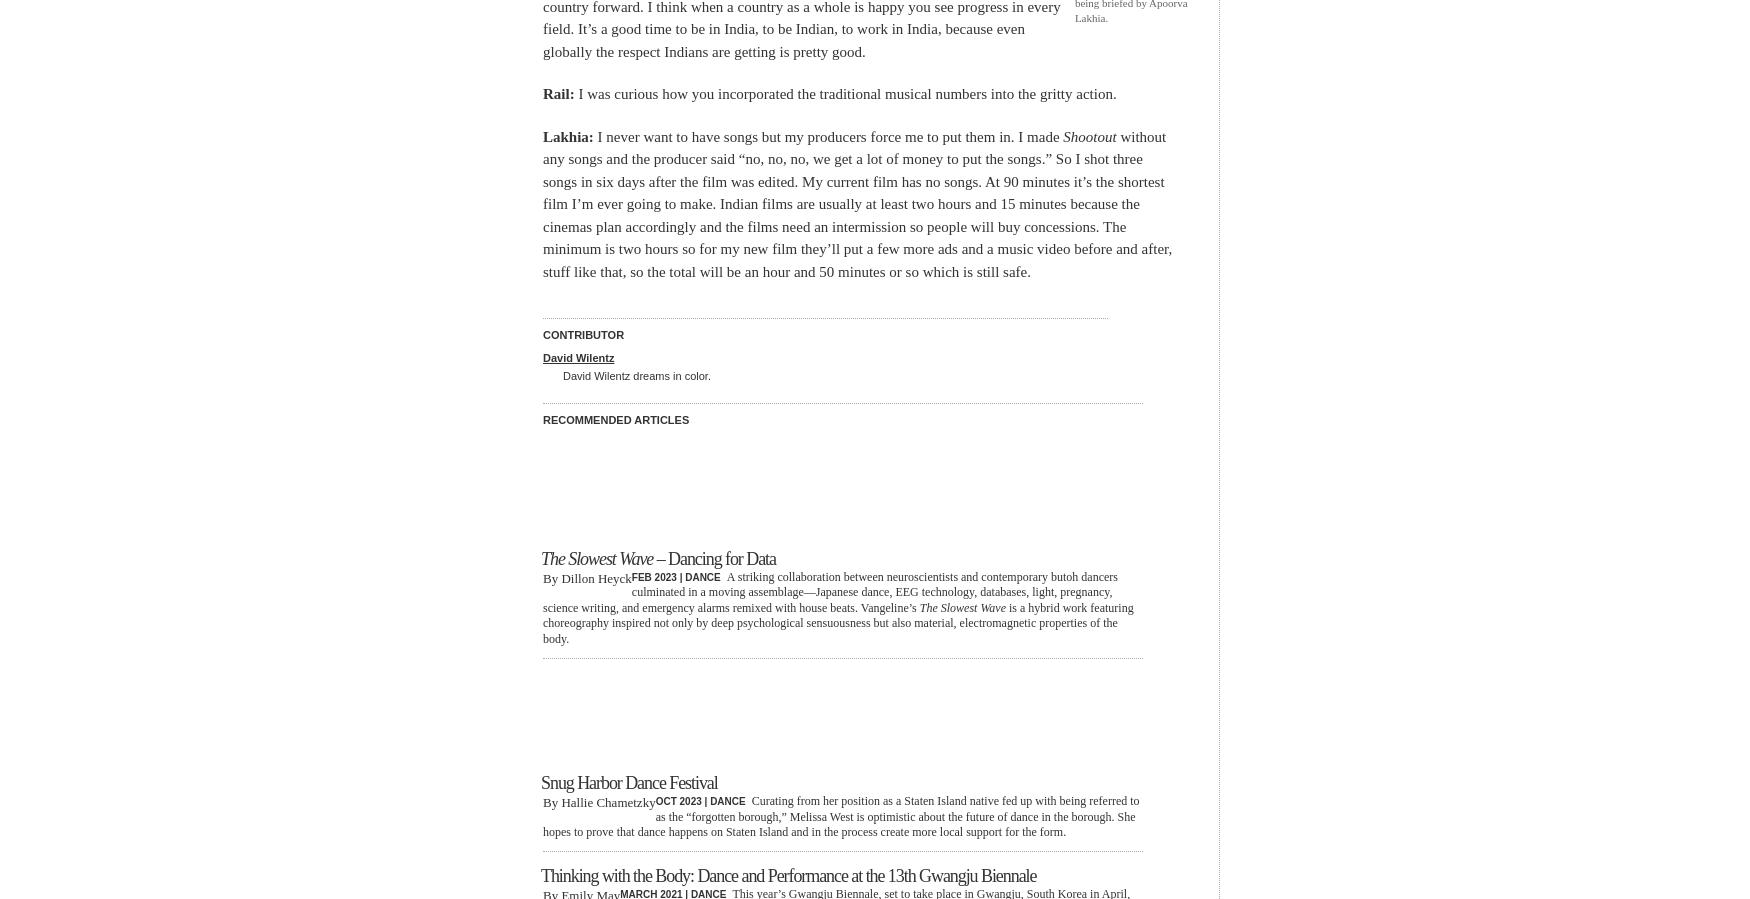 The height and width of the screenshot is (899, 1750). What do you see at coordinates (569, 135) in the screenshot?
I see `'Lakhia:'` at bounding box center [569, 135].